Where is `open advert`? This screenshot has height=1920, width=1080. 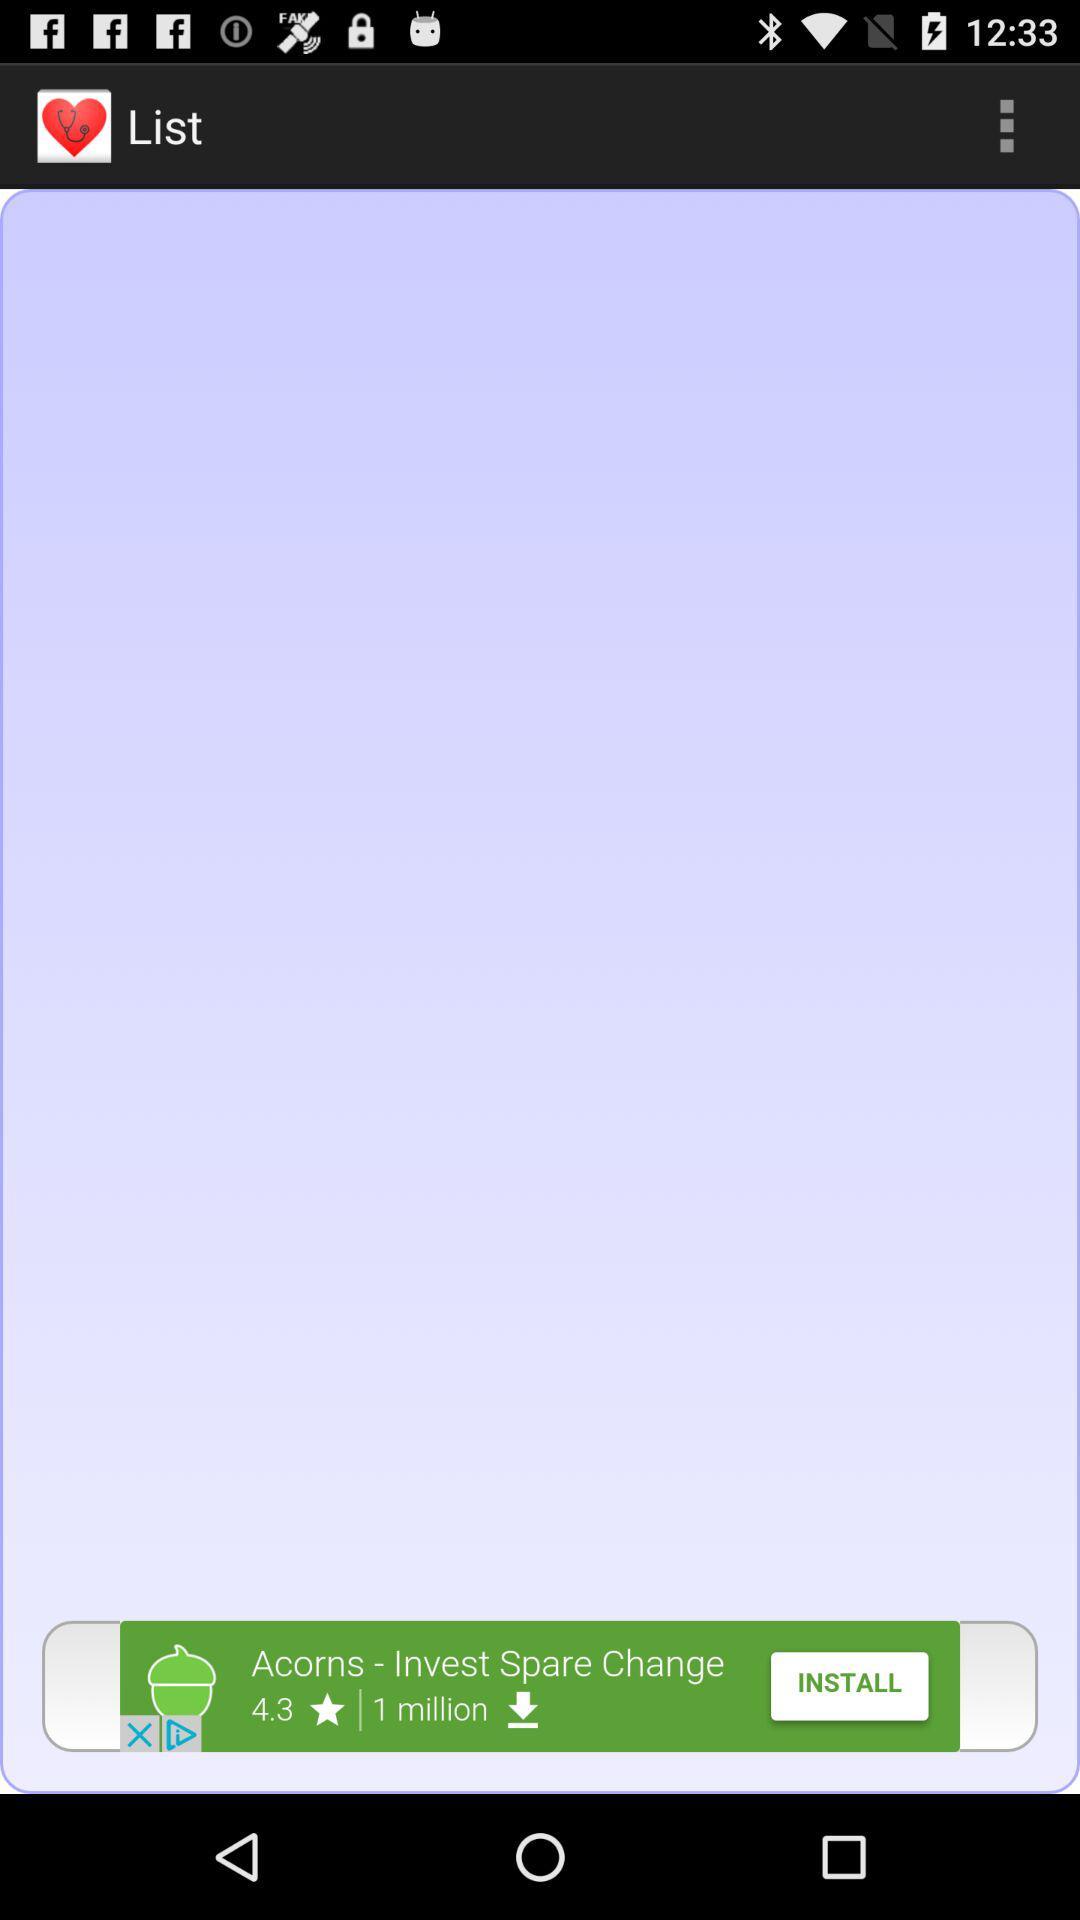
open advert is located at coordinates (540, 1685).